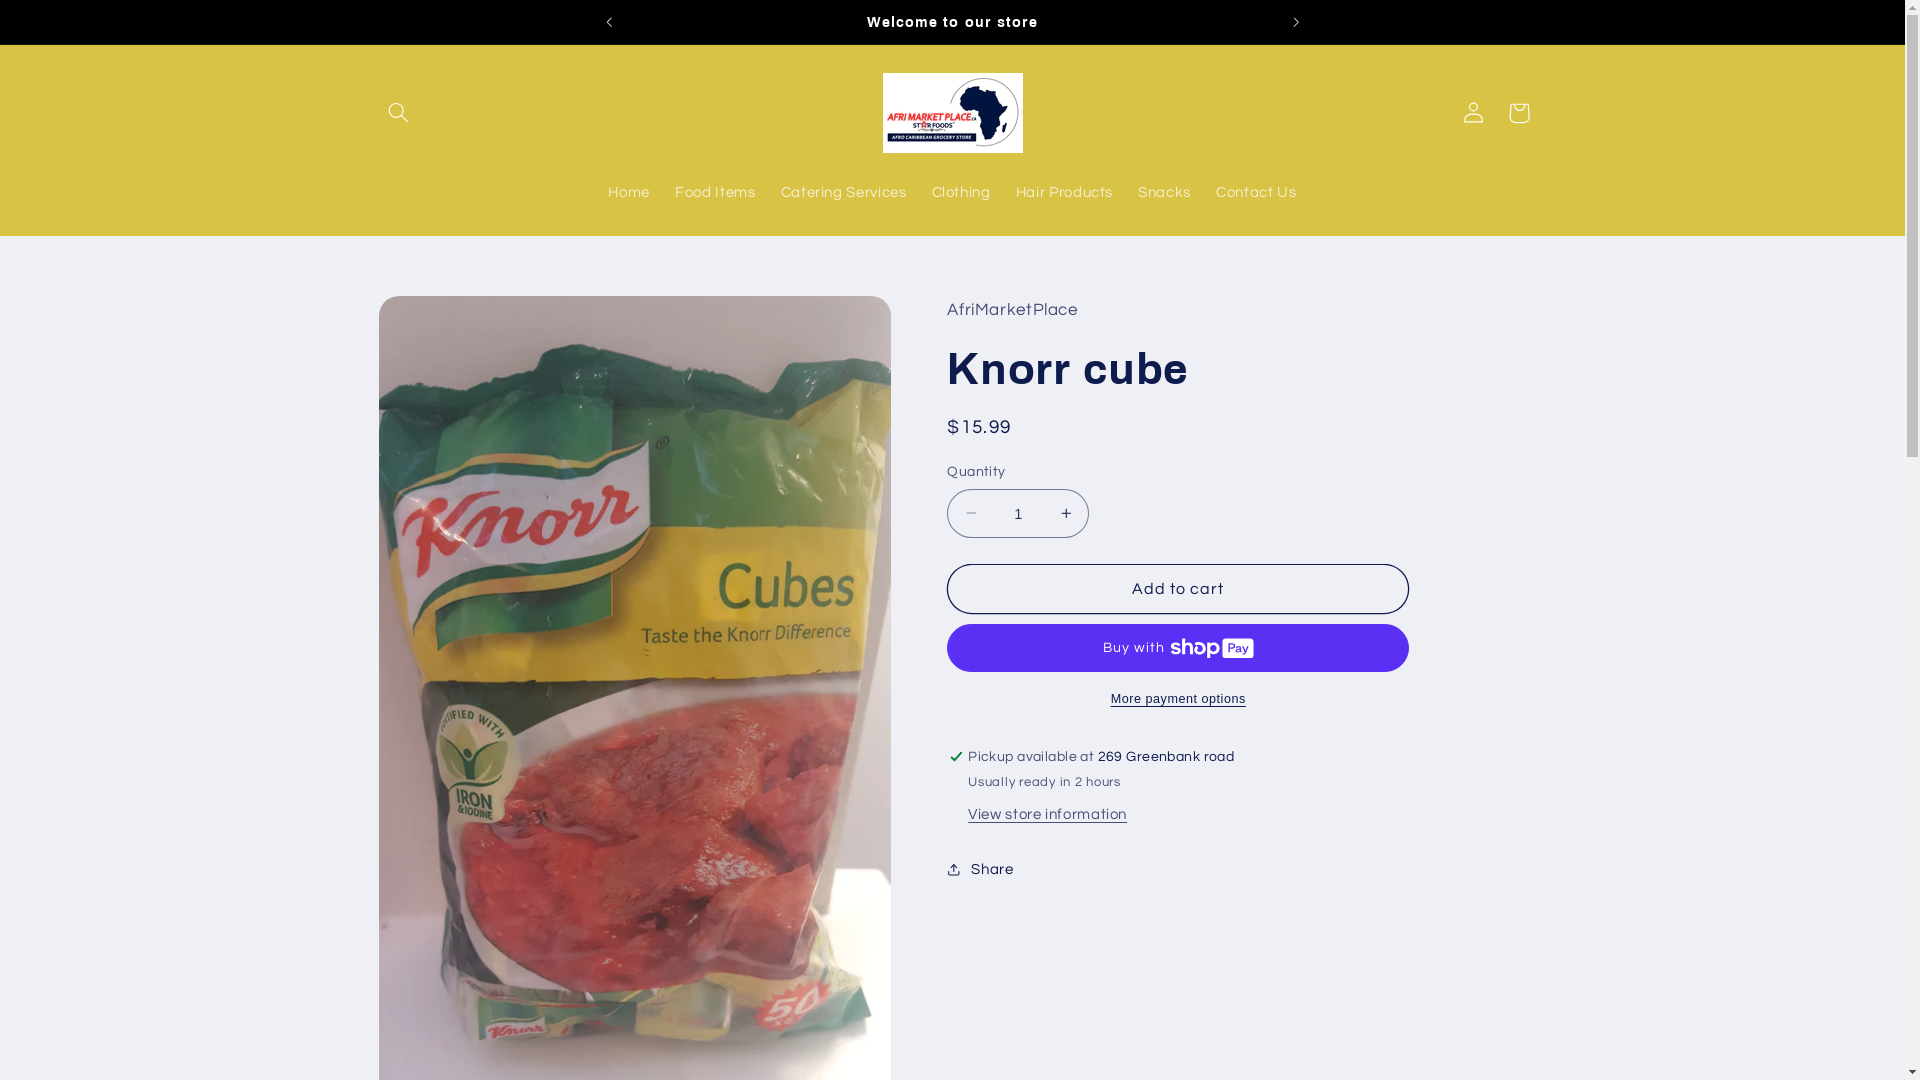 This screenshot has width=1920, height=1080. What do you see at coordinates (960, 193) in the screenshot?
I see `'Clothing'` at bounding box center [960, 193].